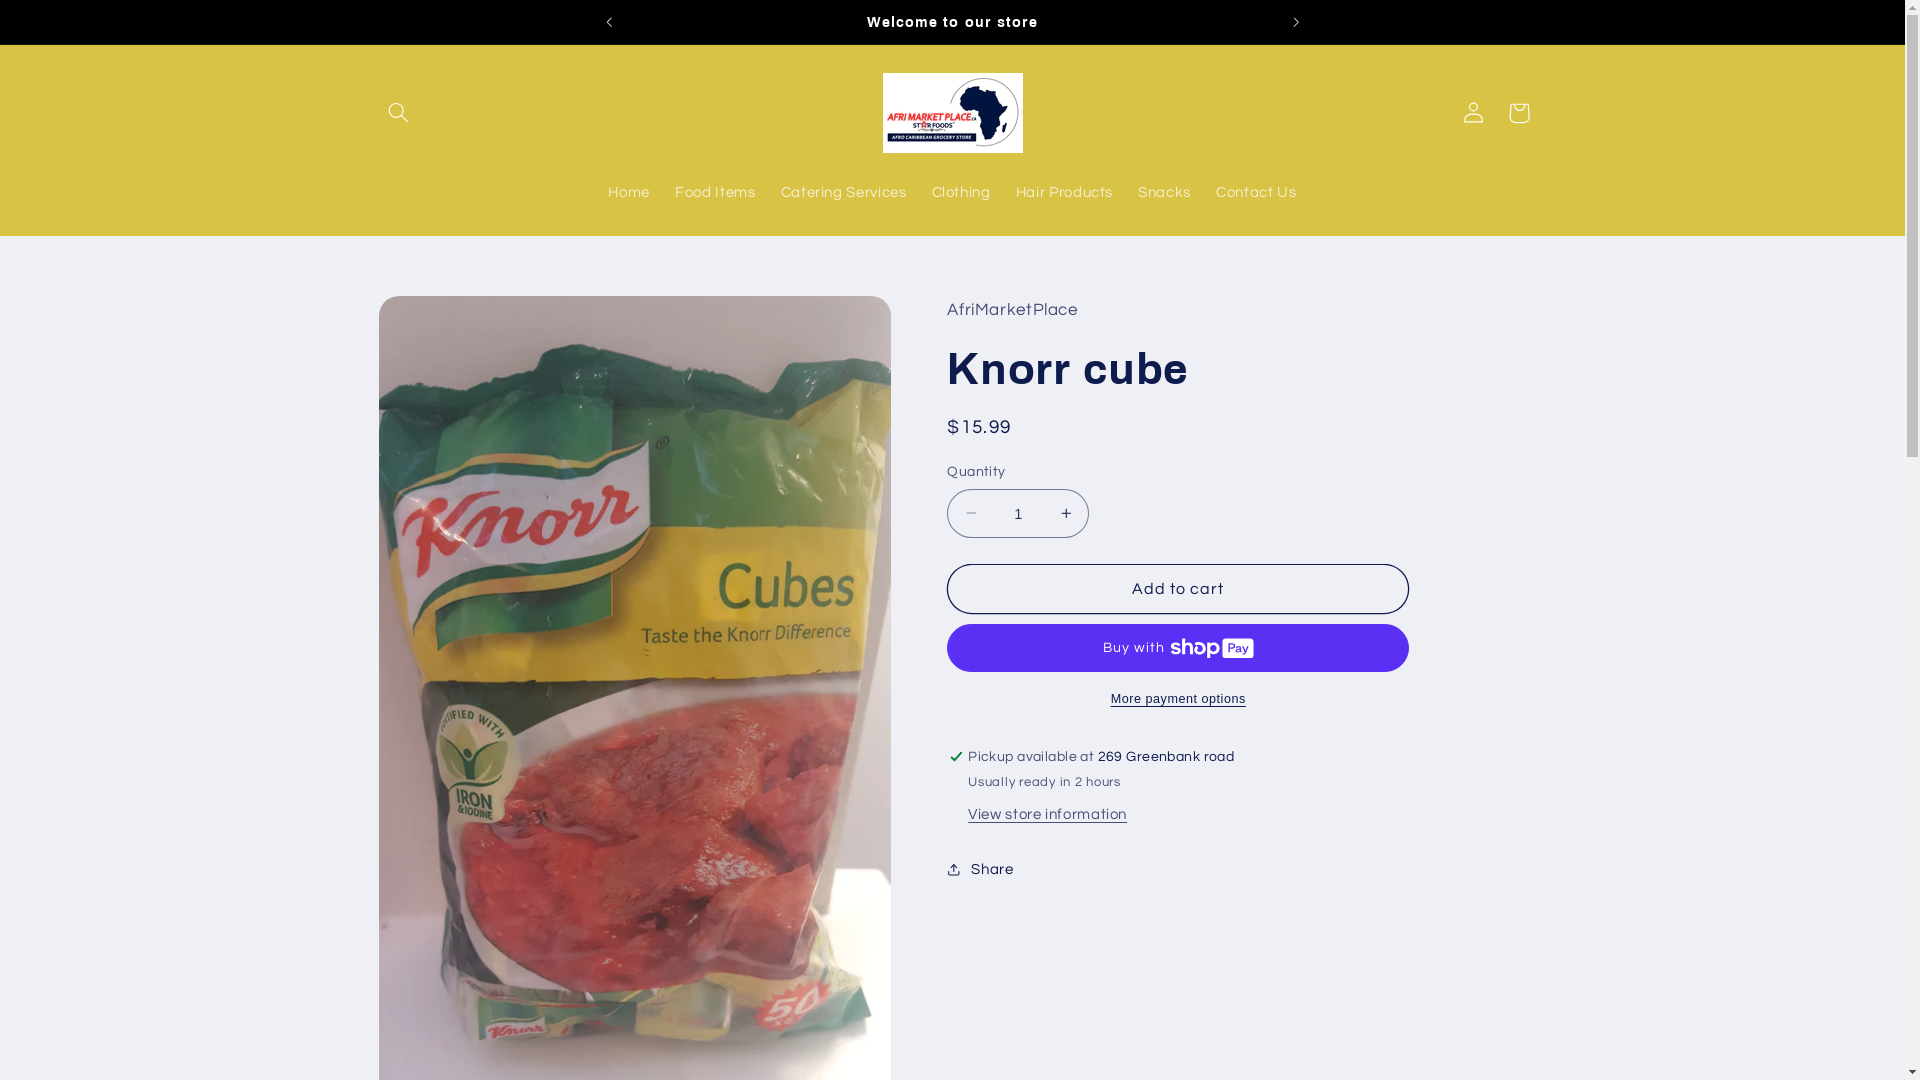 This screenshot has width=1920, height=1080. What do you see at coordinates (960, 193) in the screenshot?
I see `'Clothing'` at bounding box center [960, 193].